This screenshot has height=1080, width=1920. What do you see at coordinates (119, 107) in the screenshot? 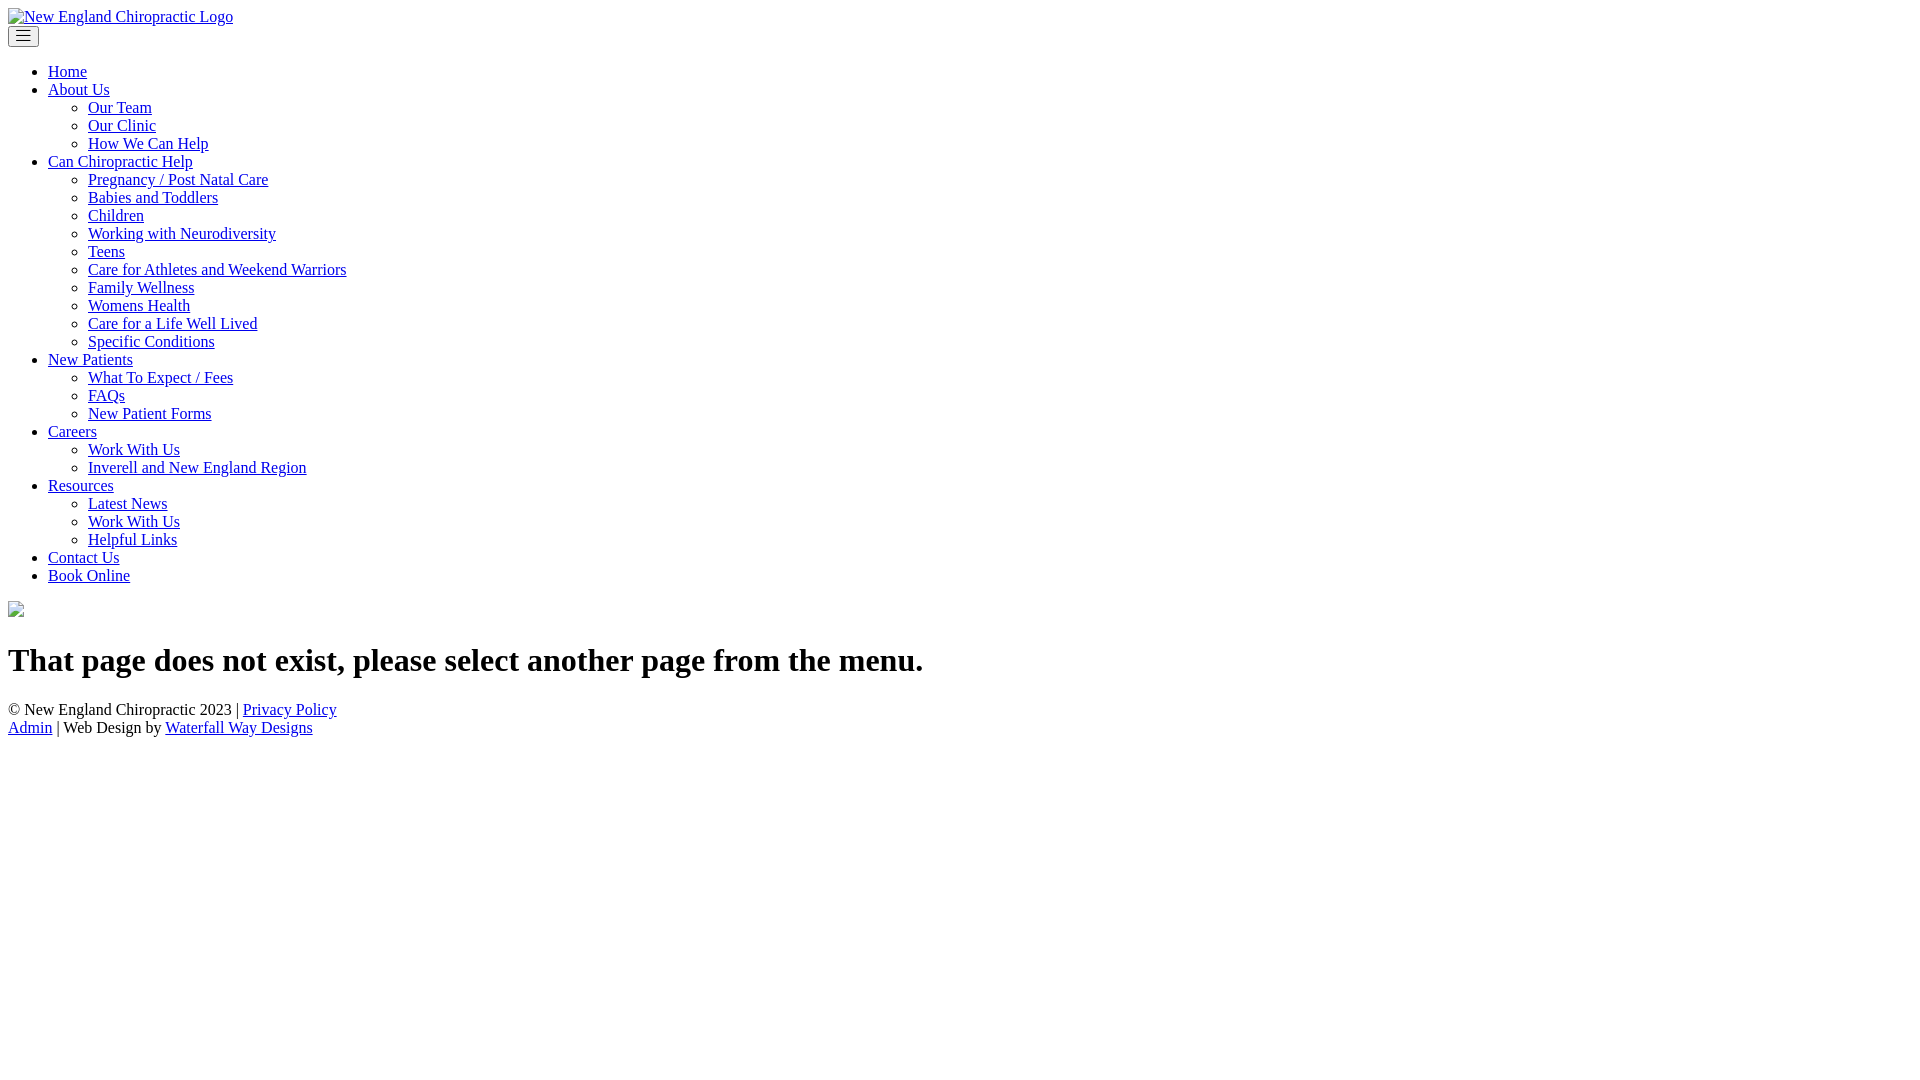
I see `'Our Team'` at bounding box center [119, 107].